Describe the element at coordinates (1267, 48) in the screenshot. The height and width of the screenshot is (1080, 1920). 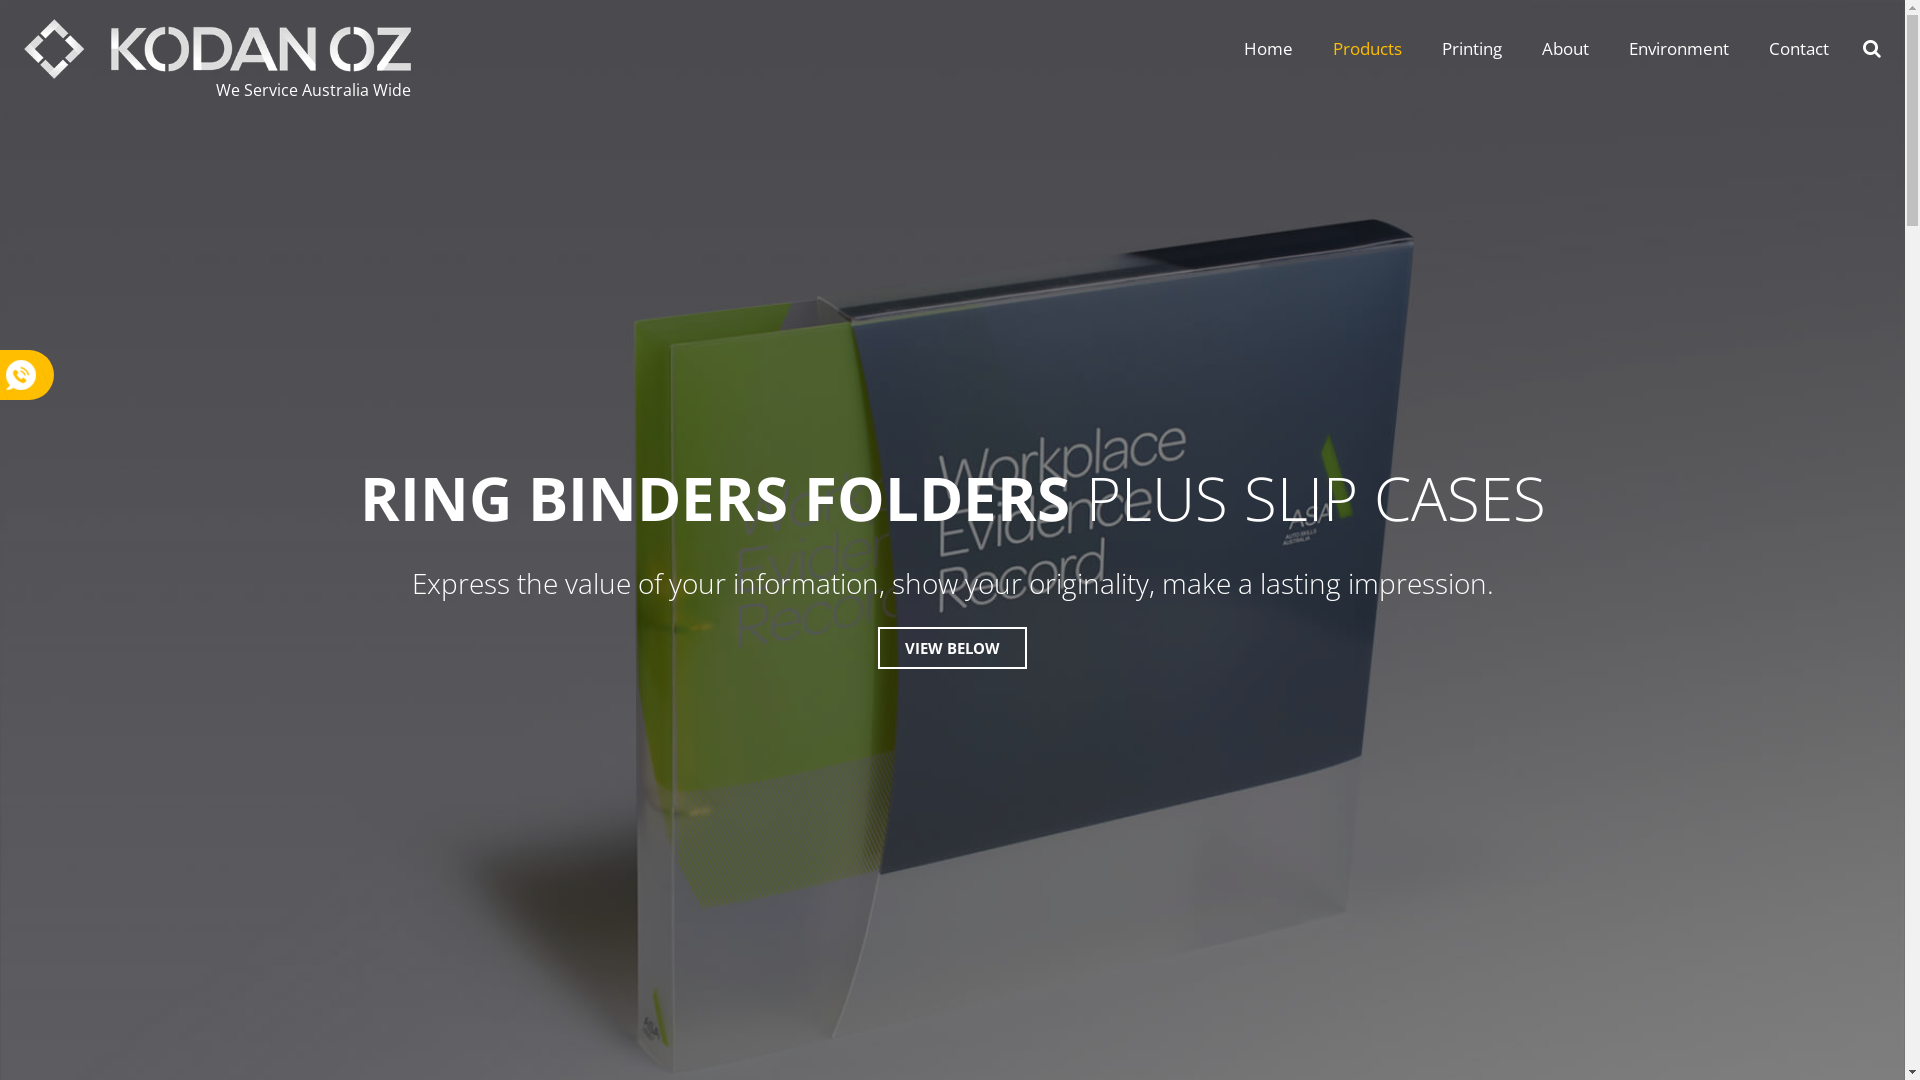
I see `'Home'` at that location.